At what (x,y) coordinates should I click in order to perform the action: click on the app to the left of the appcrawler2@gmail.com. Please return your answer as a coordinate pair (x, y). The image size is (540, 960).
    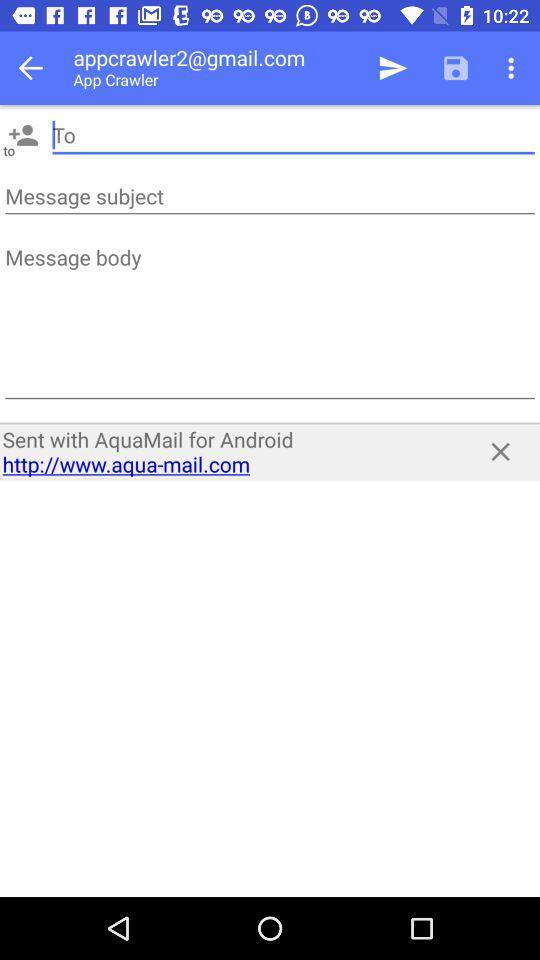
    Looking at the image, I should click on (36, 68).